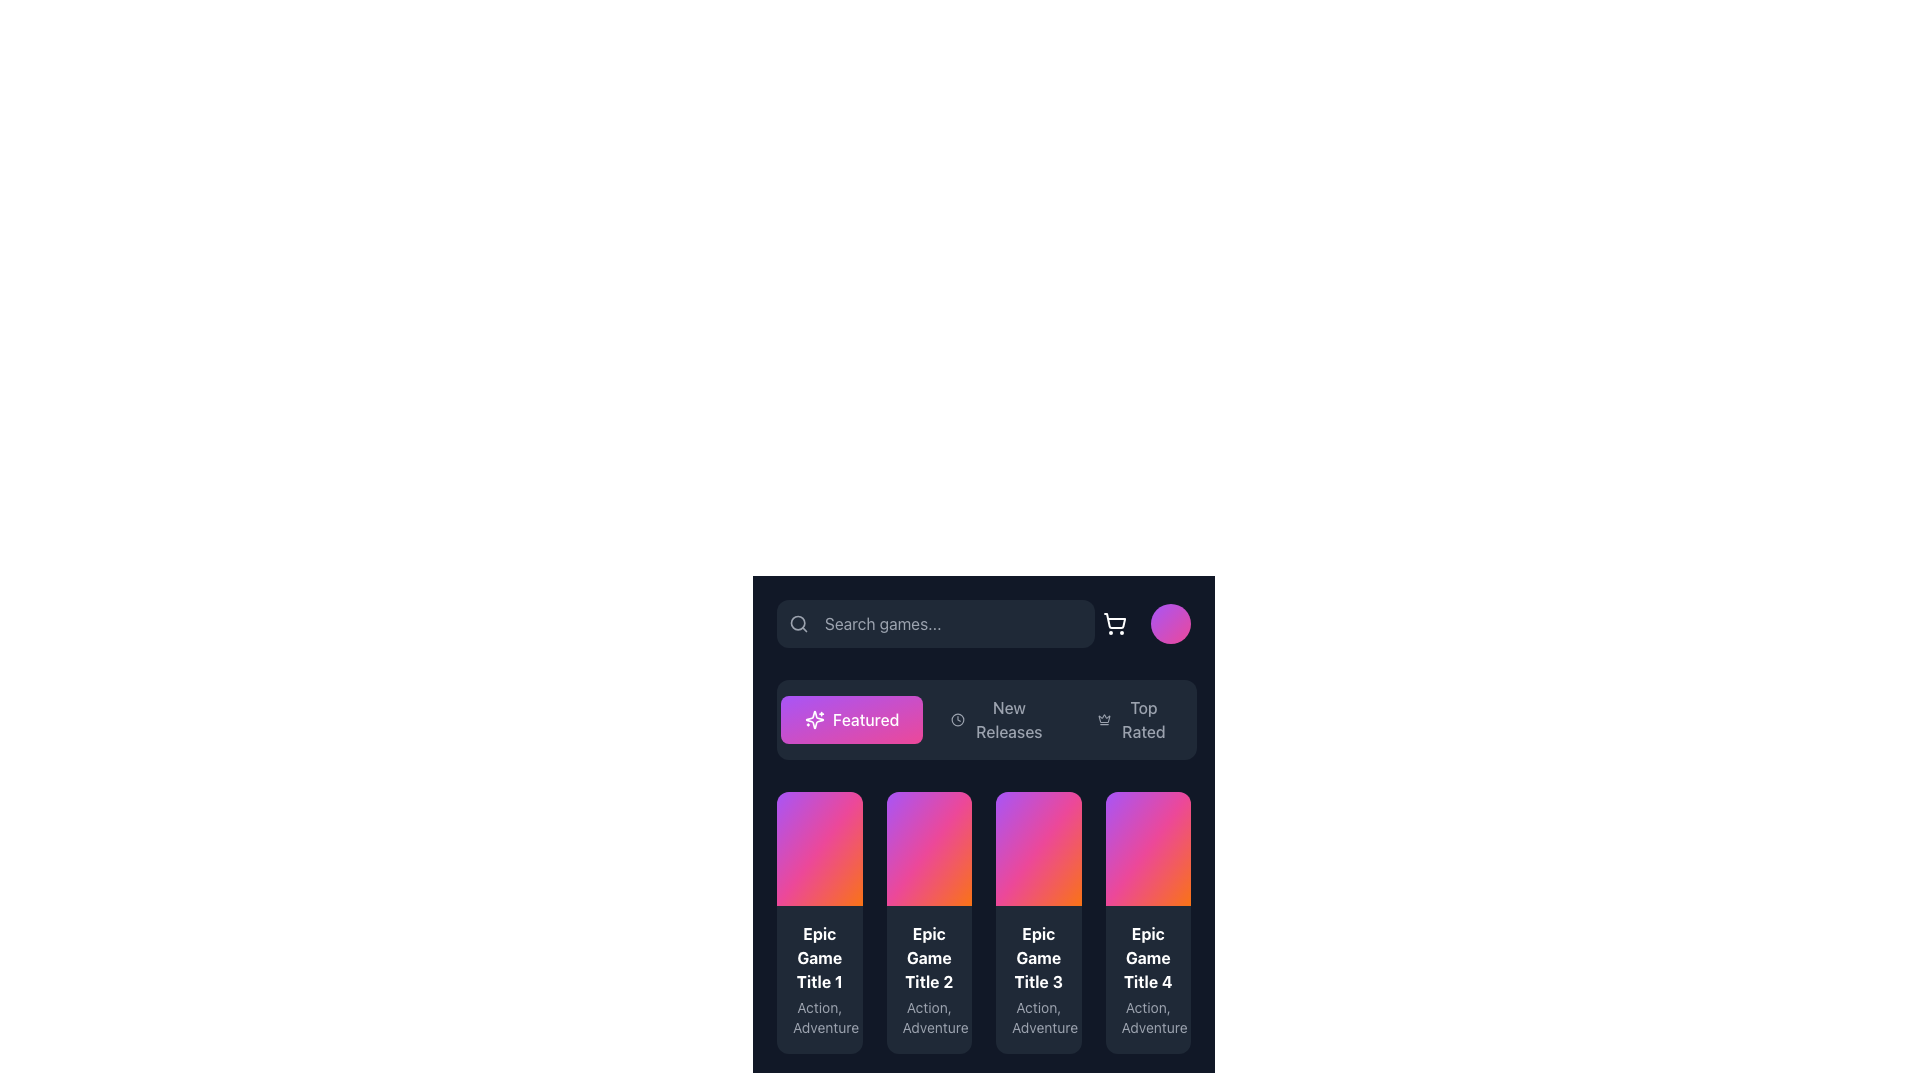  I want to click on the second game title card in the store-like interface, so click(928, 928).